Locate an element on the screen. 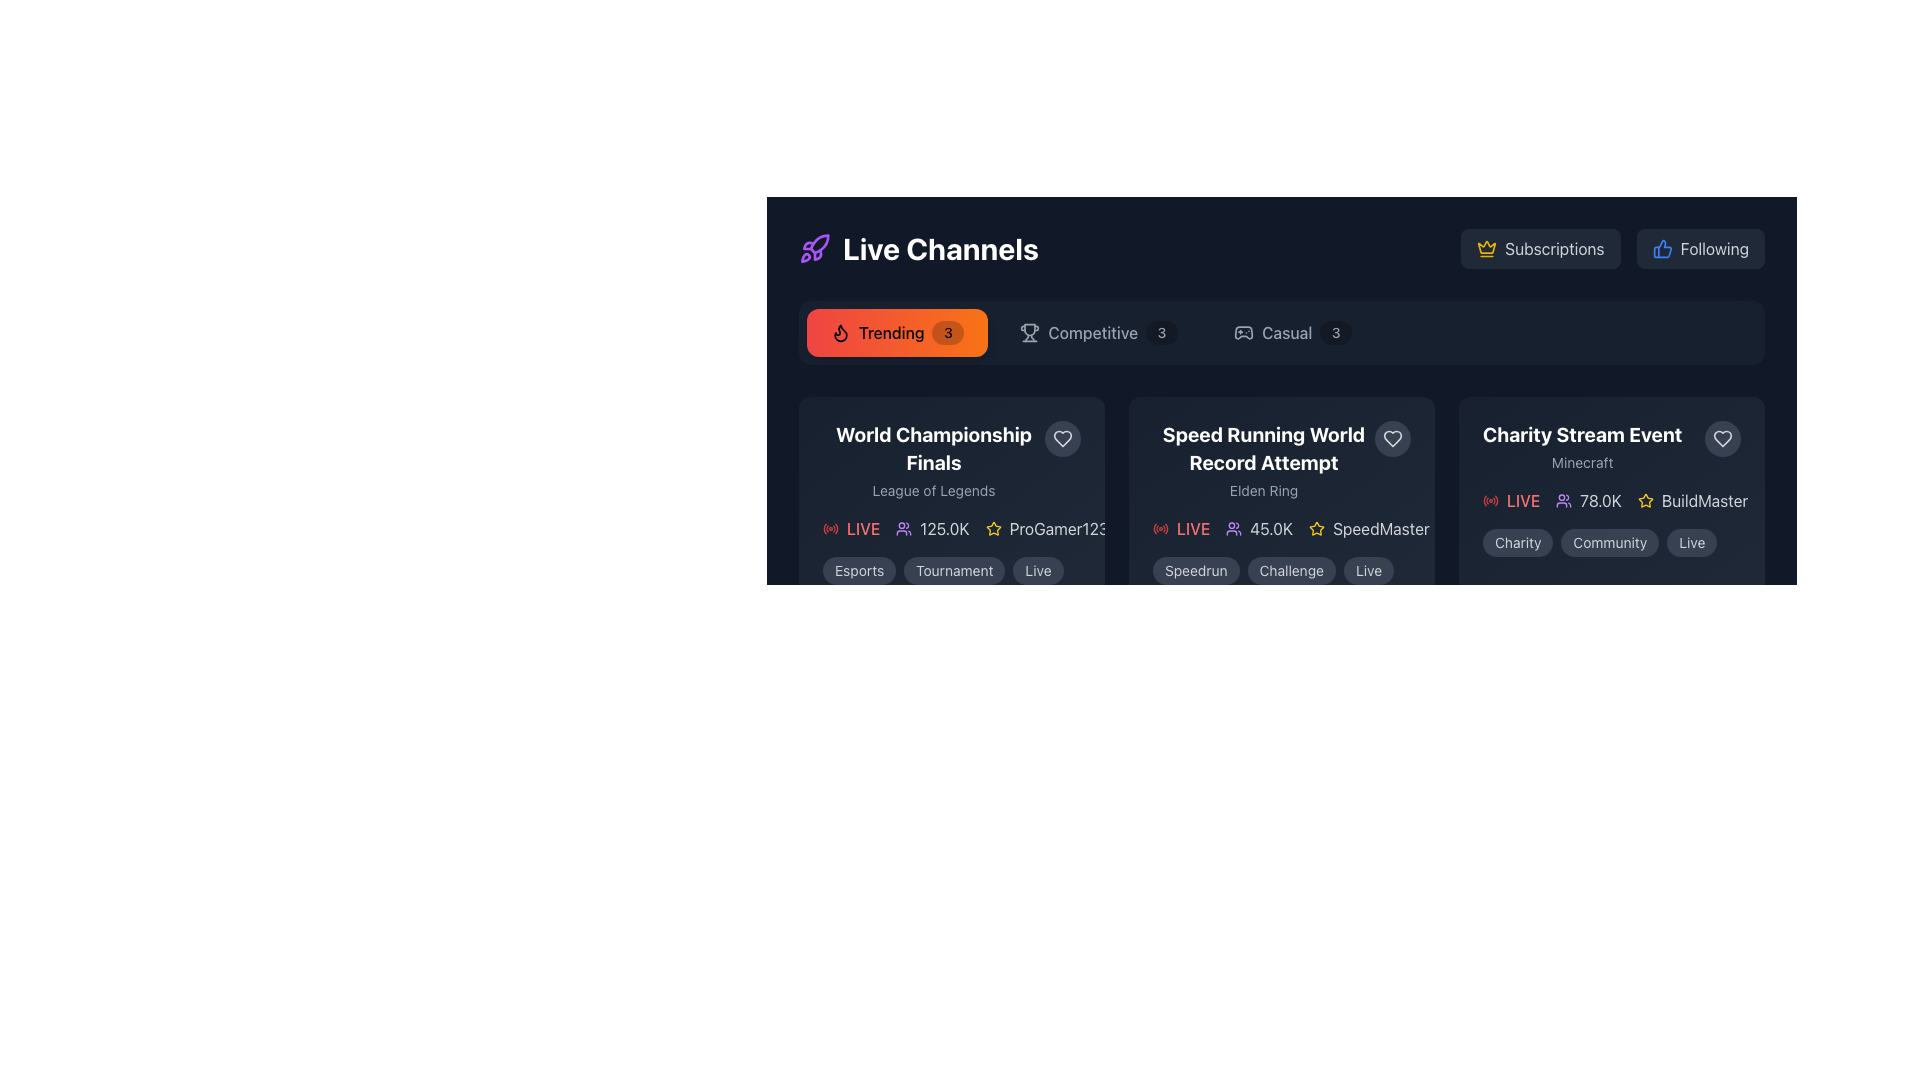 The width and height of the screenshot is (1920, 1080). the text label that reads 'Charity Stream Event', which is styled with a bold and large font and is located in the top part of the third card in a row of live channel information cards is located at coordinates (1581, 434).